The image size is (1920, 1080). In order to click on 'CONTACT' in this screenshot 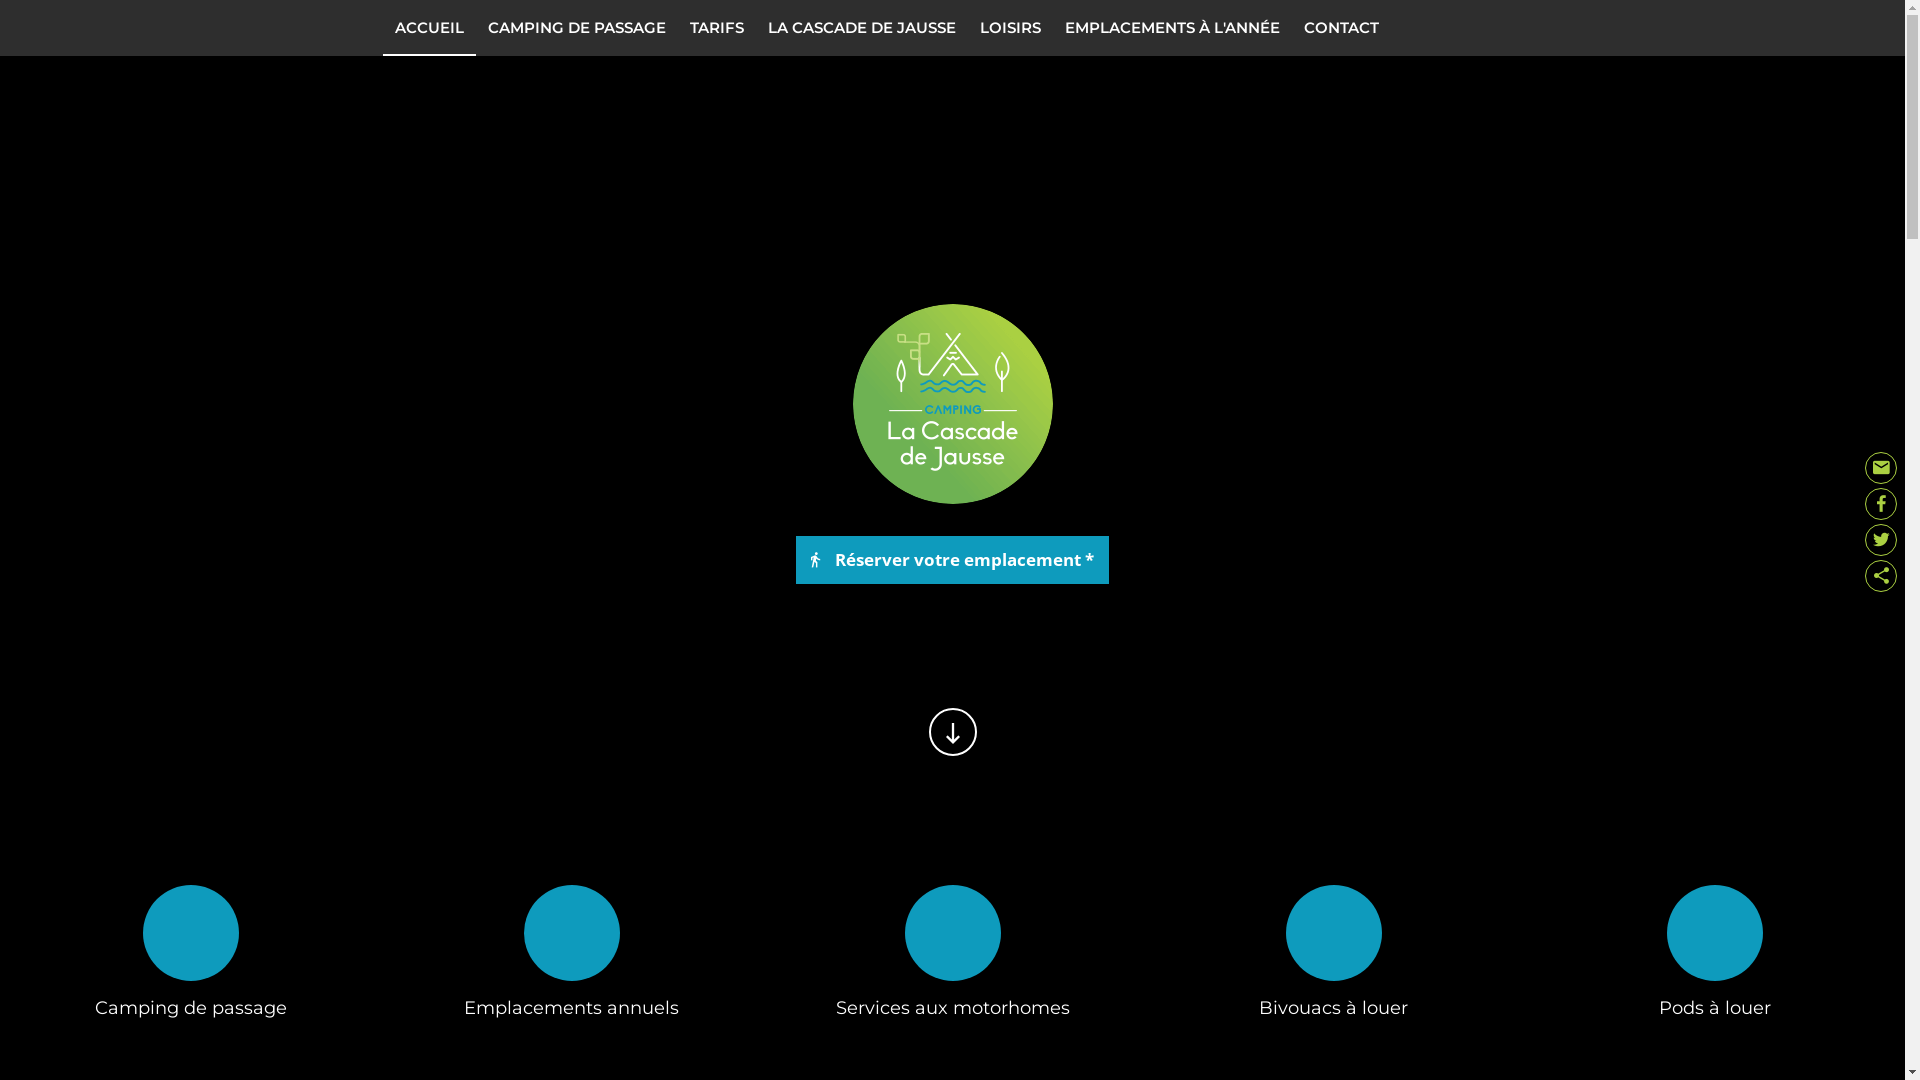, I will do `click(1341, 27)`.